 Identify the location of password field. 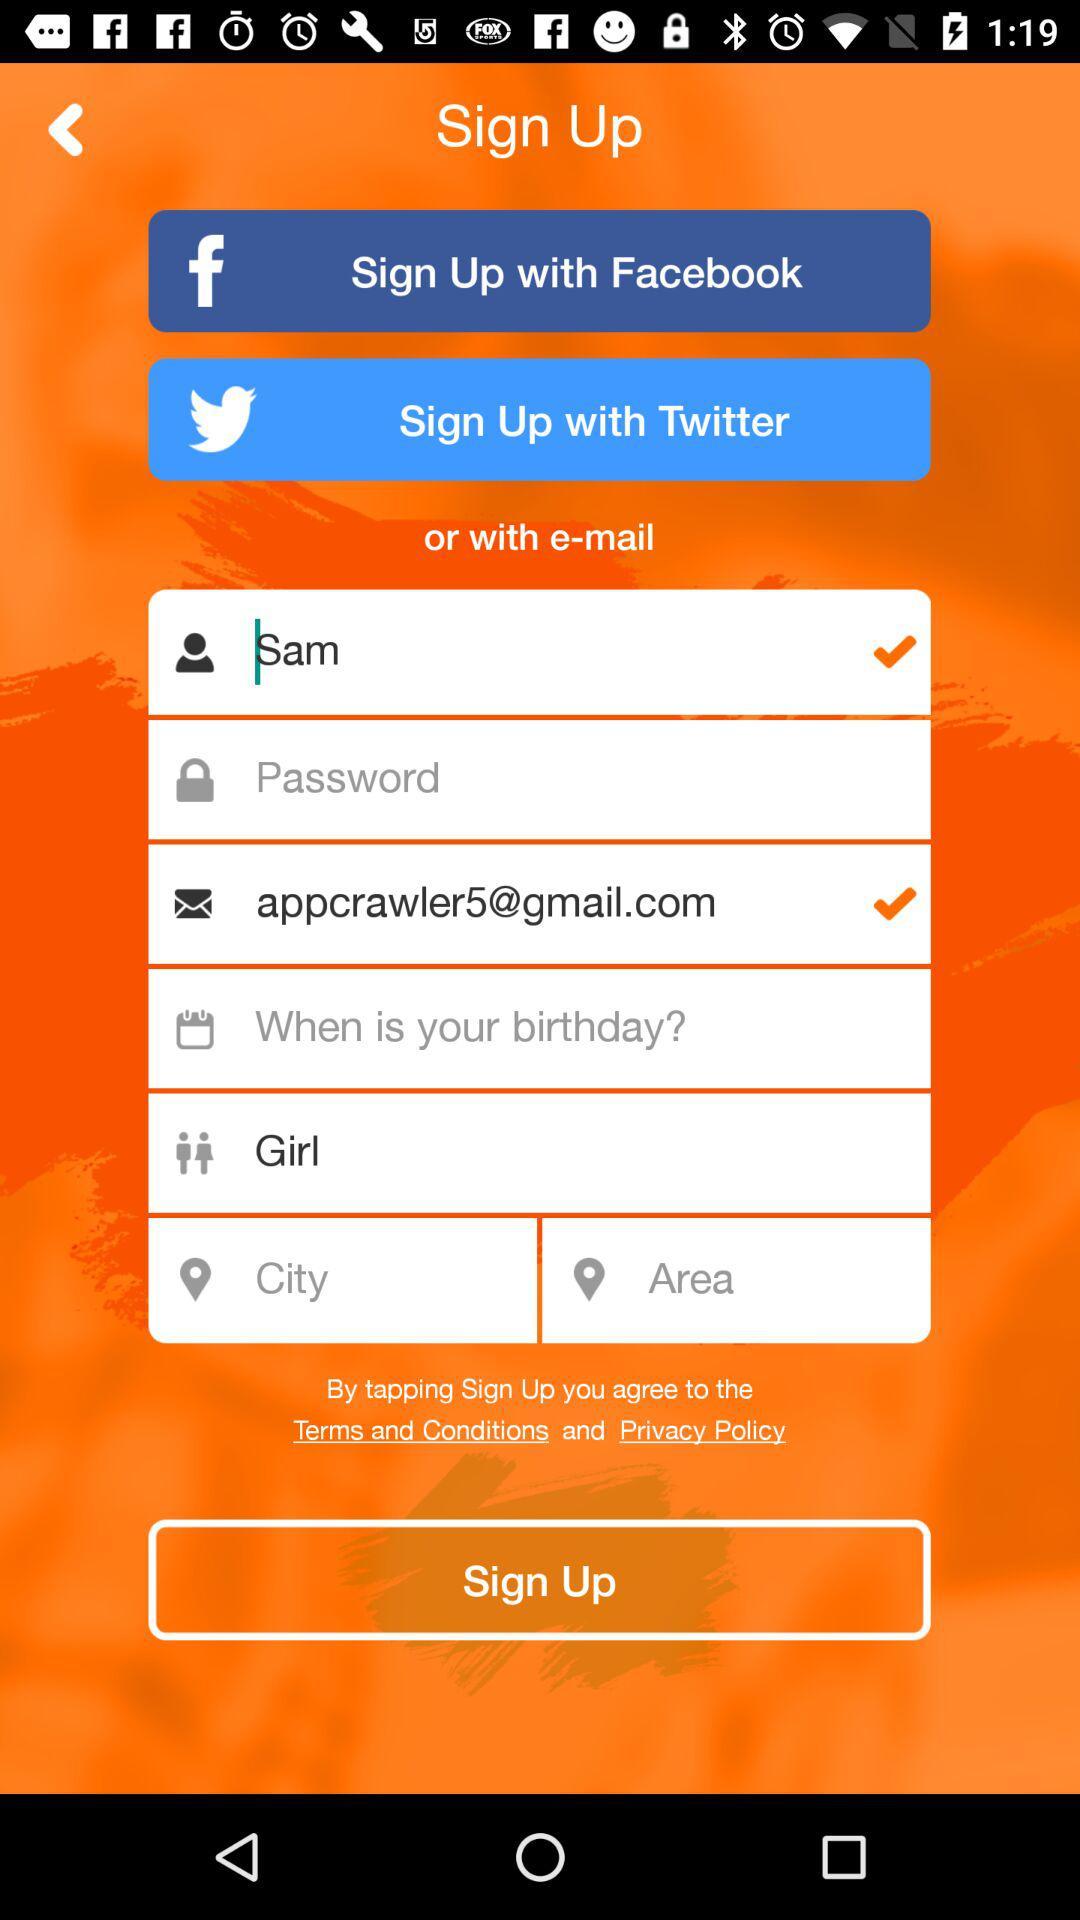
(550, 778).